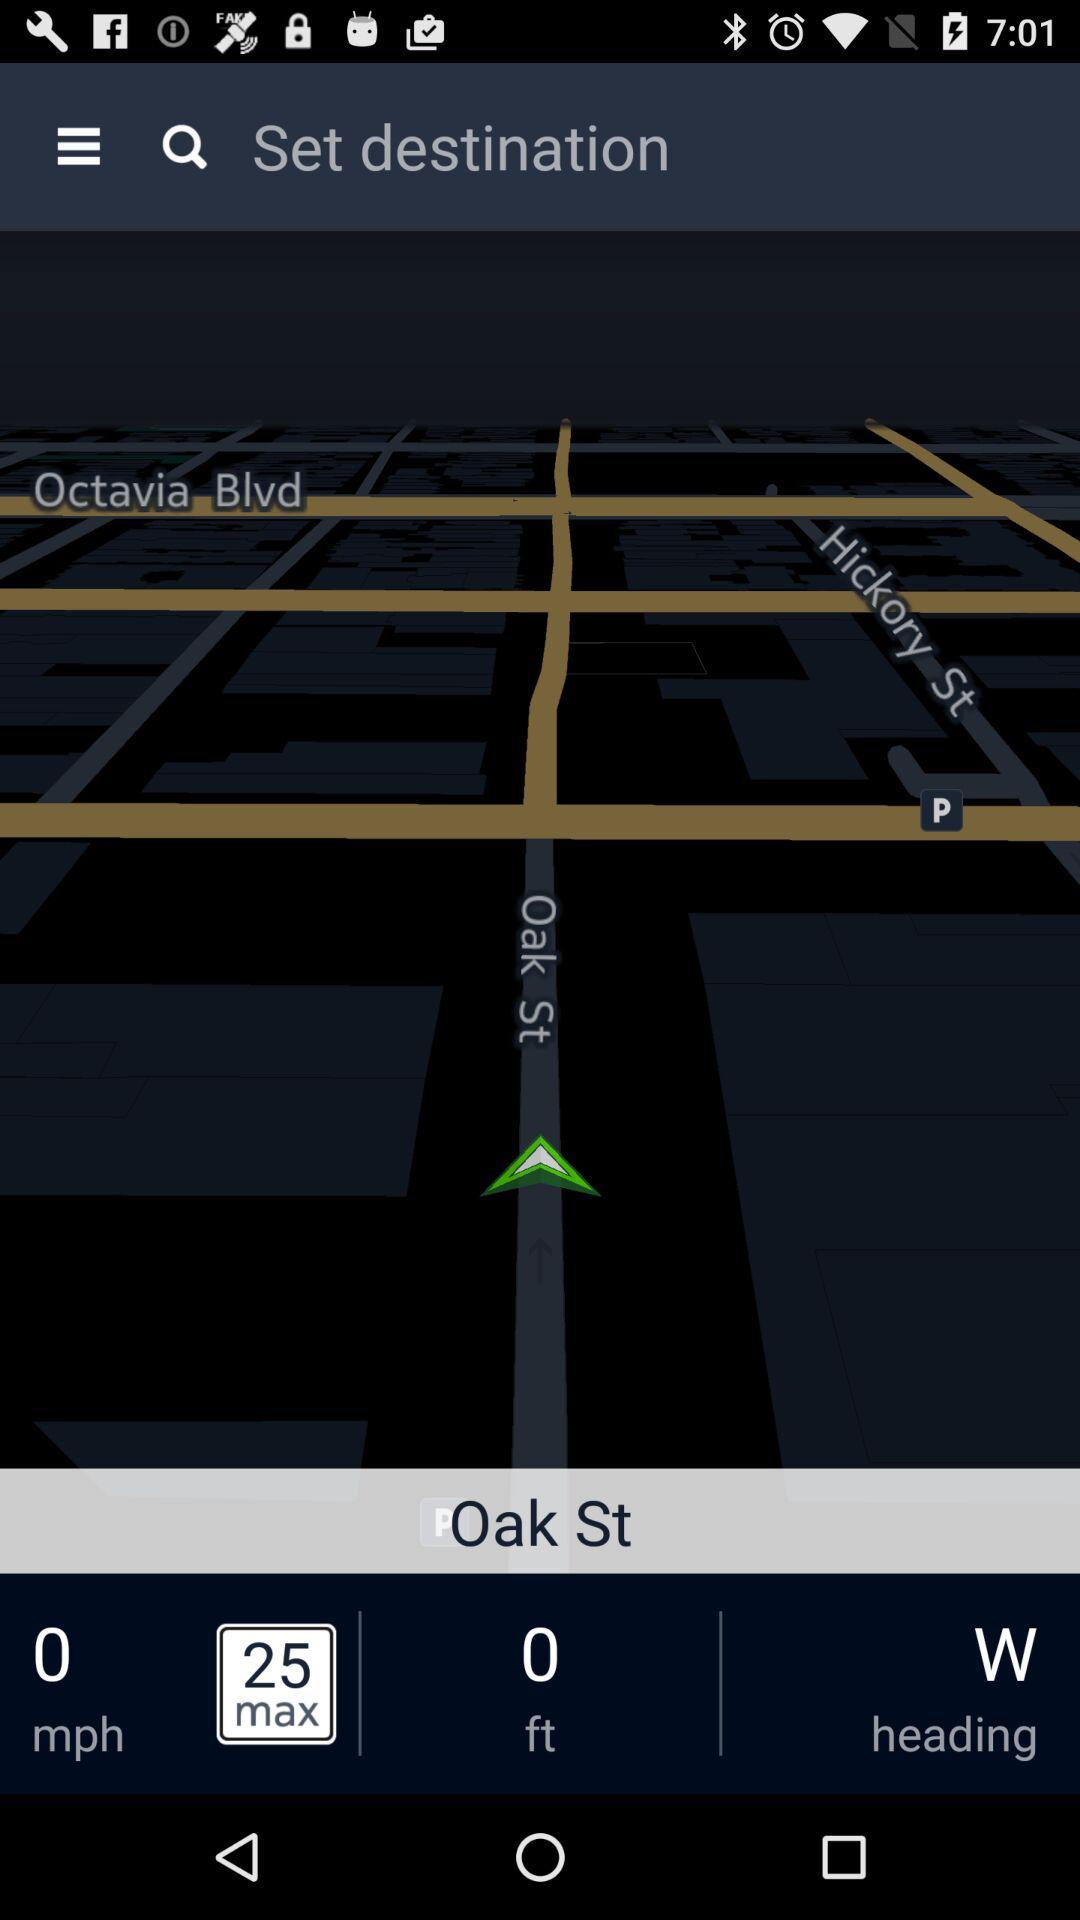  What do you see at coordinates (77, 154) in the screenshot?
I see `the menu icon` at bounding box center [77, 154].